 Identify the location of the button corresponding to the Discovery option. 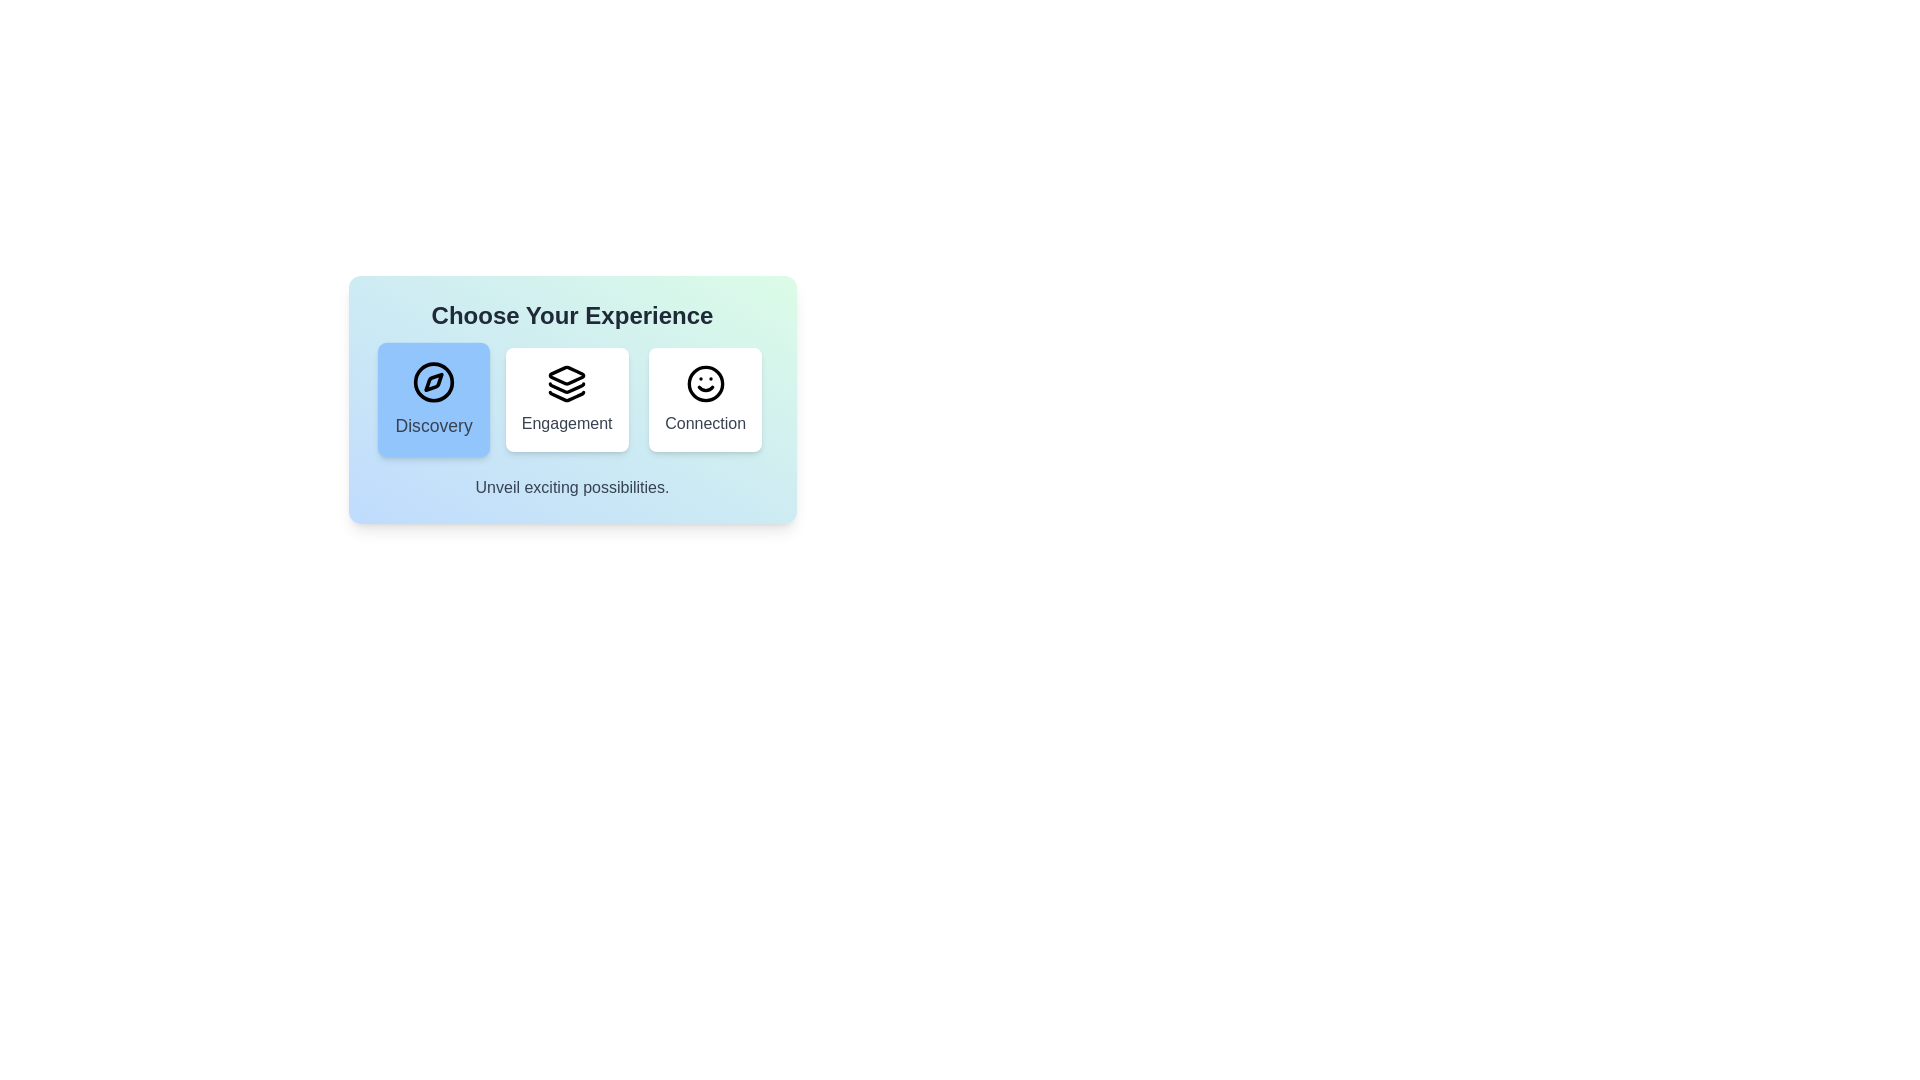
(432, 400).